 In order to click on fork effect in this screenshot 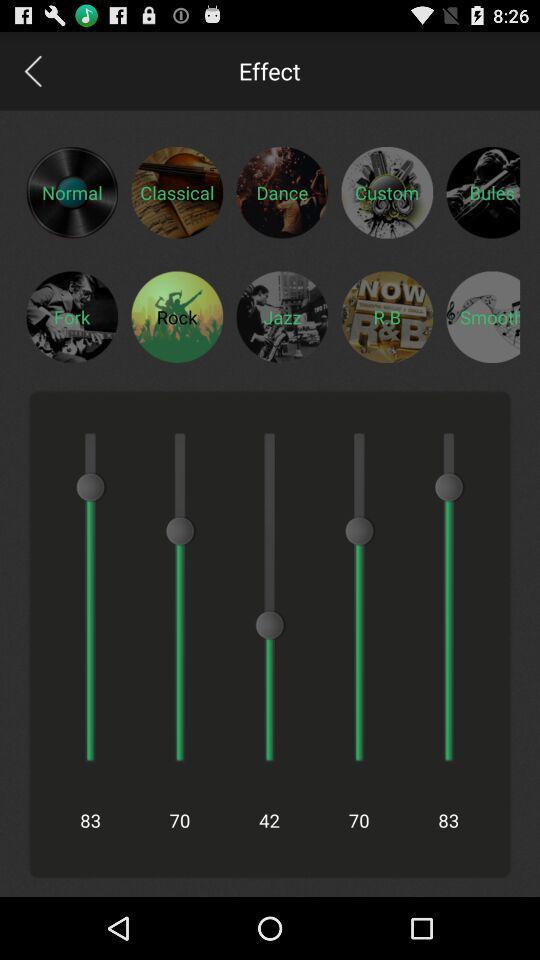, I will do `click(71, 316)`.